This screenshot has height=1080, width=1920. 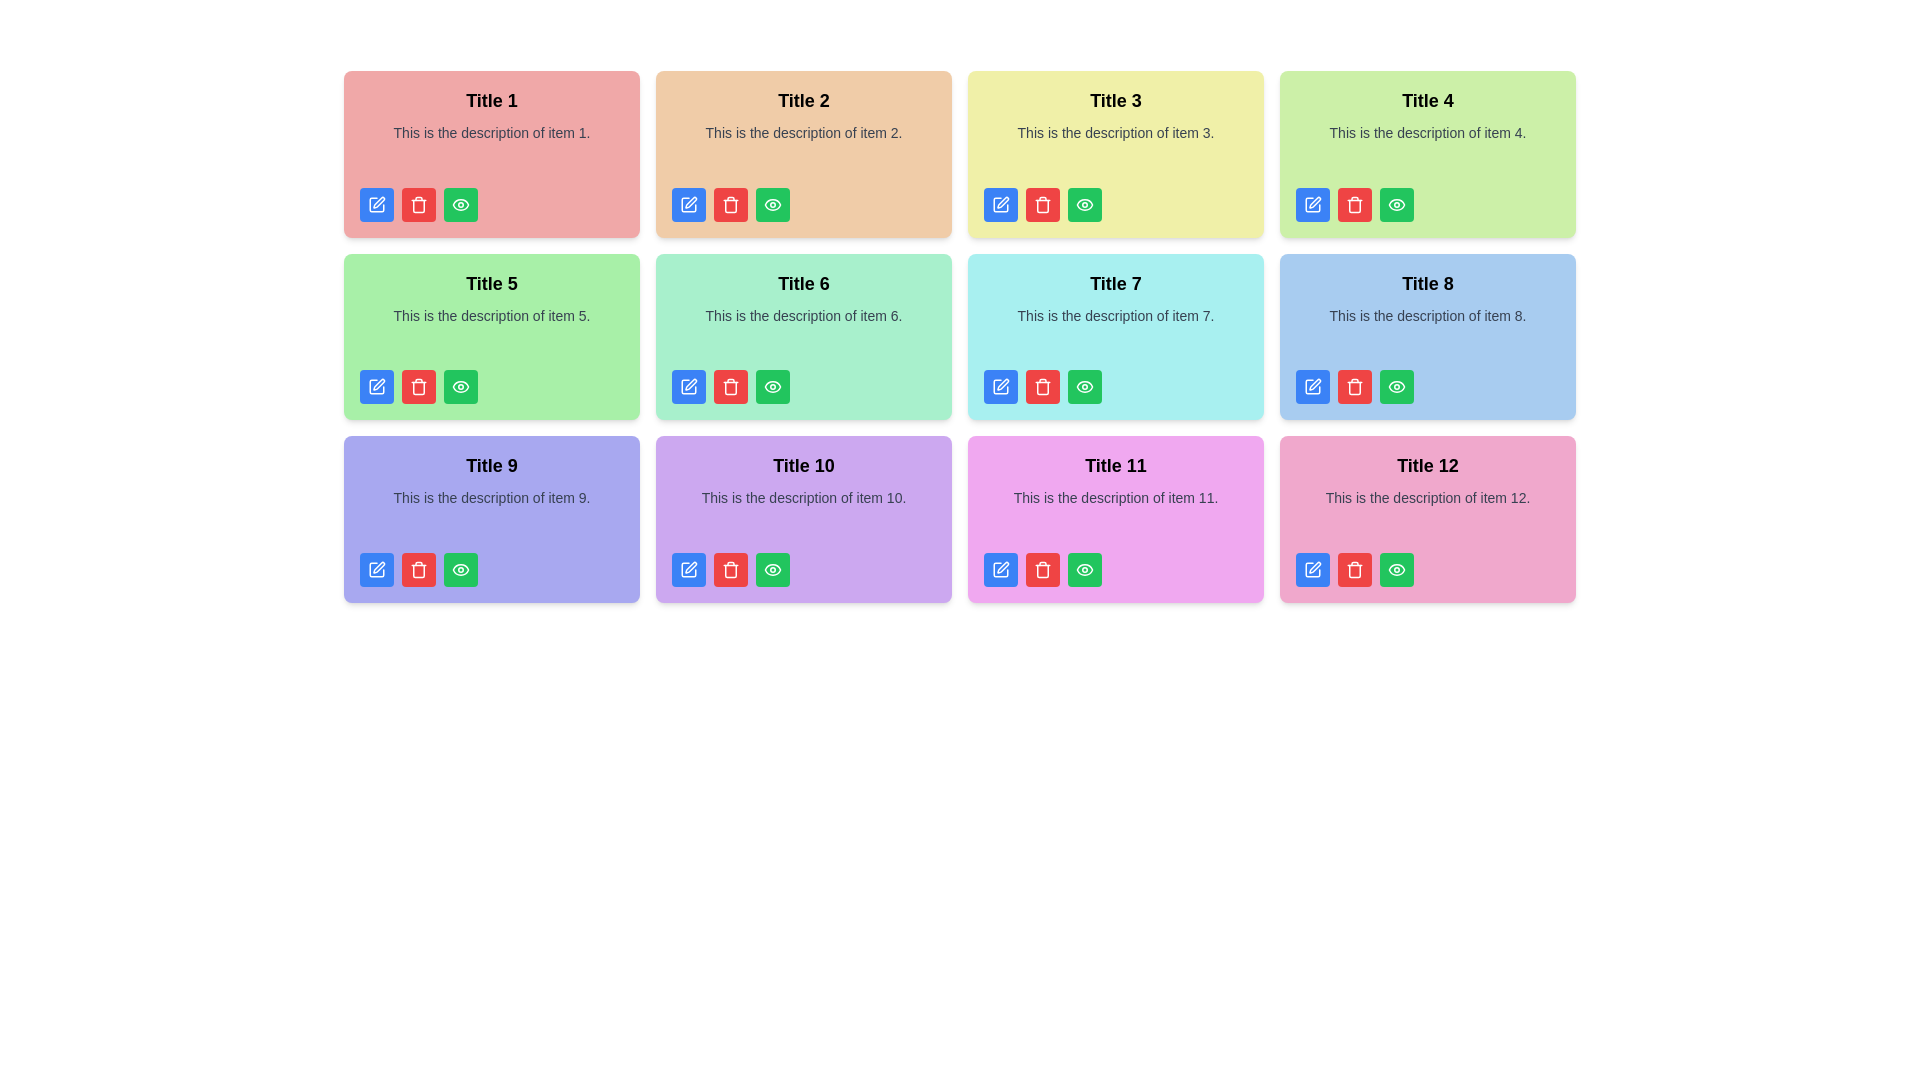 I want to click on title text of the text label displaying 'Title 10', which is formatted in bold and located in the fourth column of the second row within a card with a purple background, so click(x=804, y=466).